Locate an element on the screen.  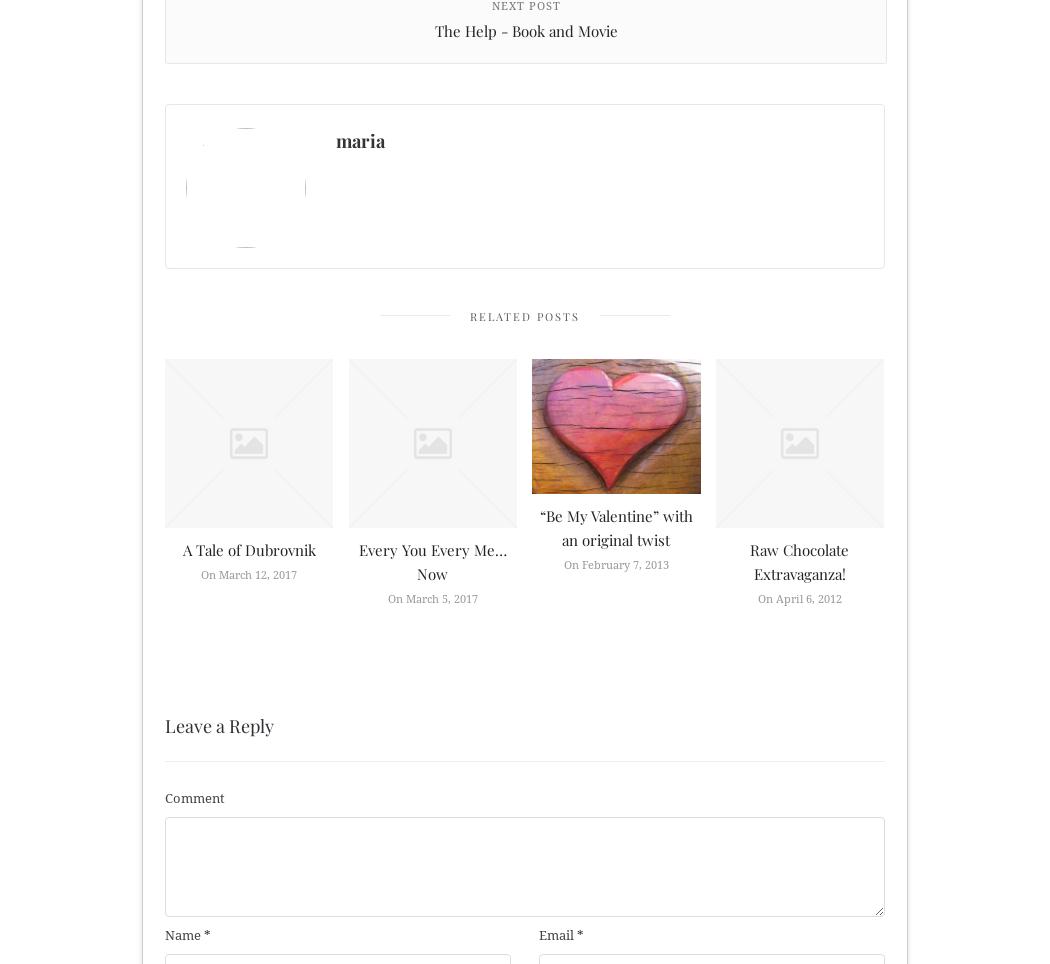
'On April 6, 2012' is located at coordinates (798, 597).